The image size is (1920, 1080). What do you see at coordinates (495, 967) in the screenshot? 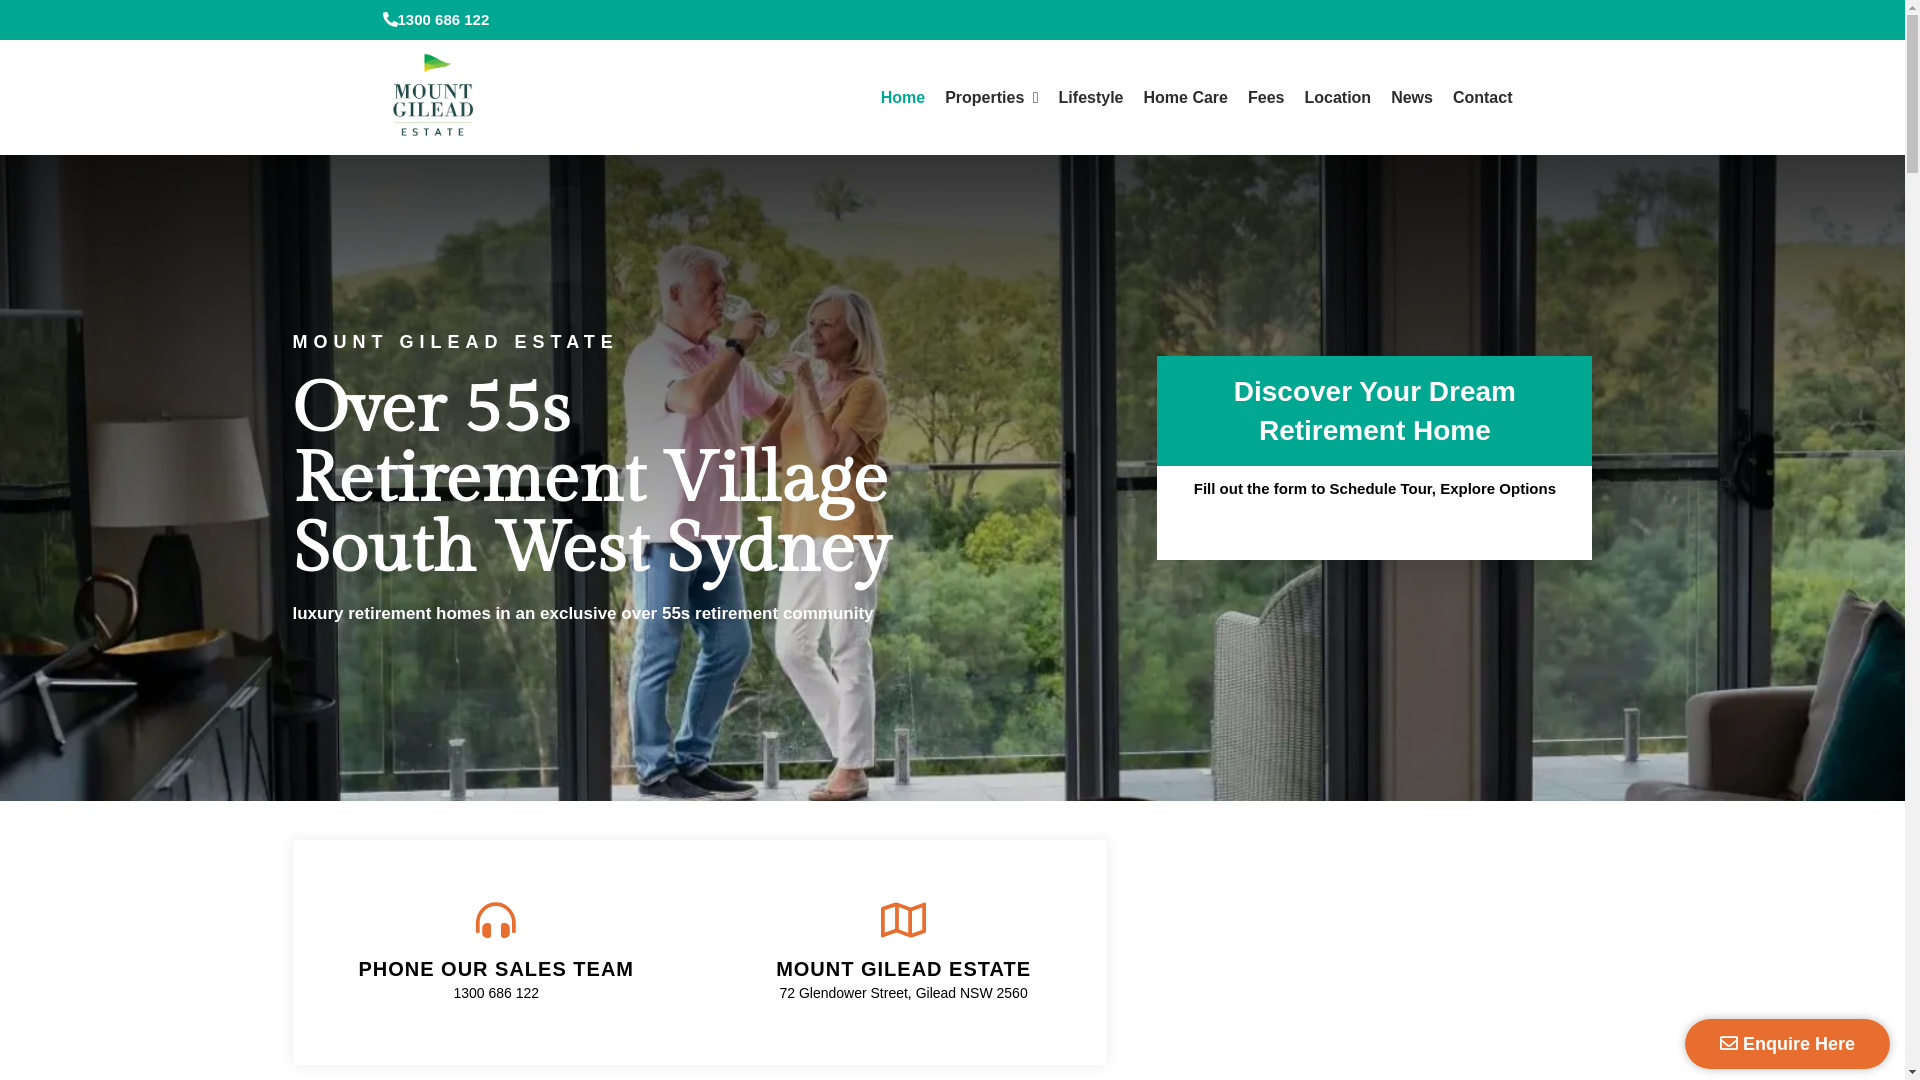
I see `'PHONE OUR SALES TEAM'` at bounding box center [495, 967].